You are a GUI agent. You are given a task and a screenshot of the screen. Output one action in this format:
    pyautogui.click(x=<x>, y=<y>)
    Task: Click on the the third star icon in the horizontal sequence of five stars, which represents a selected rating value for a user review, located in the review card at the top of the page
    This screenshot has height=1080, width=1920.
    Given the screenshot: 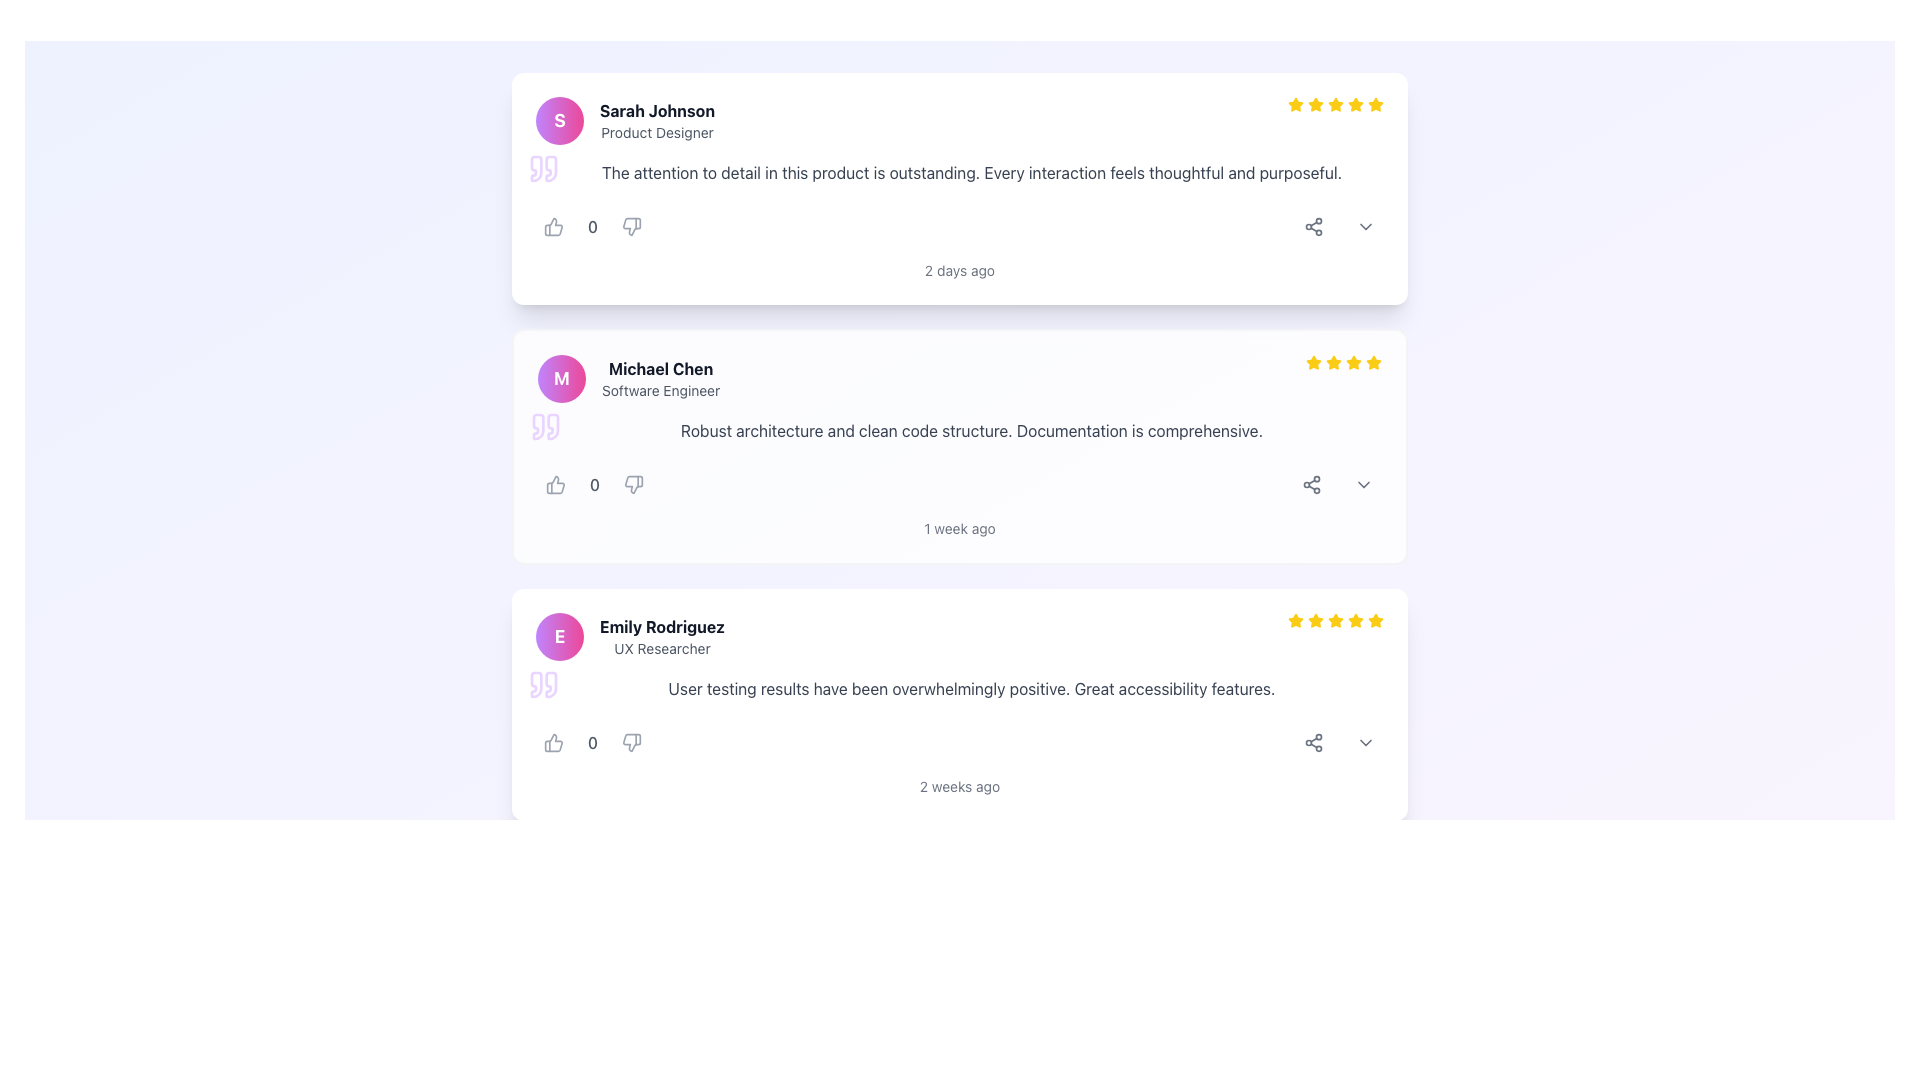 What is the action you would take?
    pyautogui.click(x=1315, y=104)
    